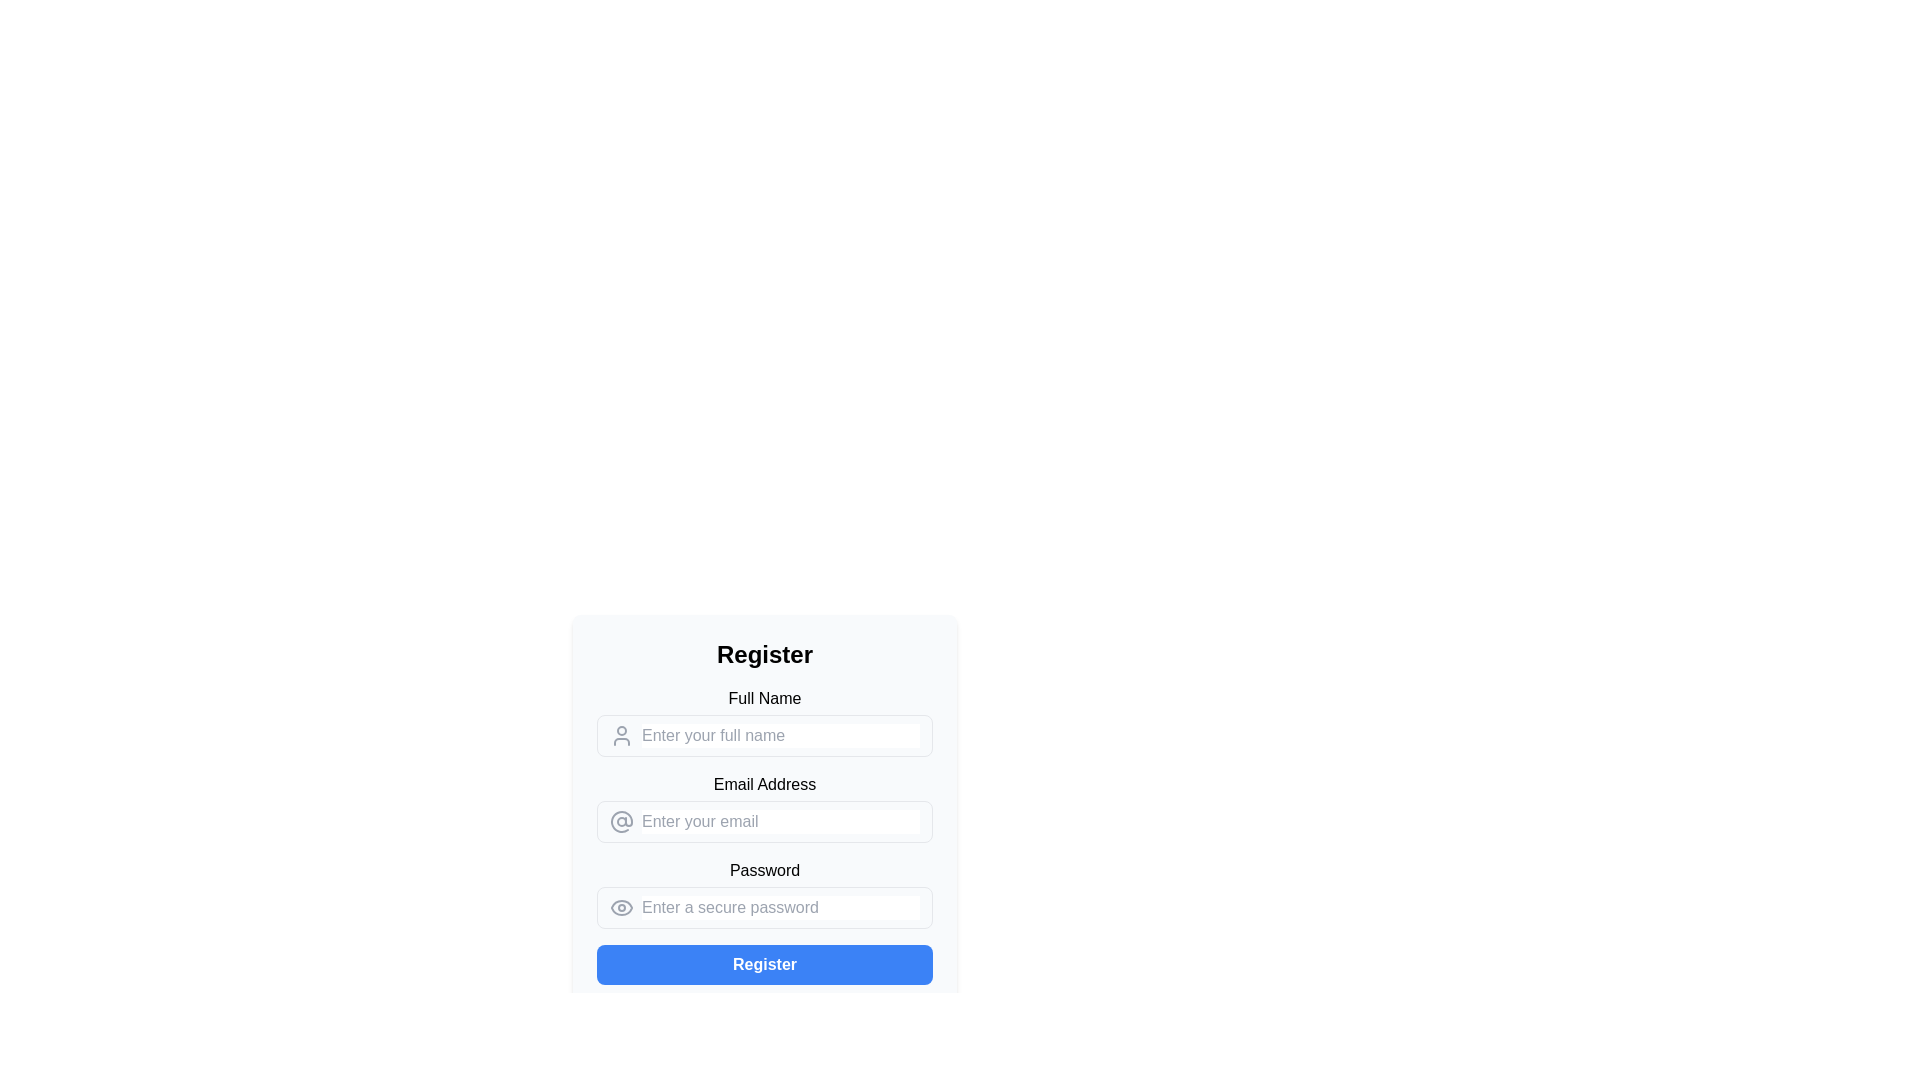 The width and height of the screenshot is (1920, 1080). I want to click on the decorative icon that visually reinforces the email address input field on the registration form, located to the far left side of the input area, so click(621, 821).